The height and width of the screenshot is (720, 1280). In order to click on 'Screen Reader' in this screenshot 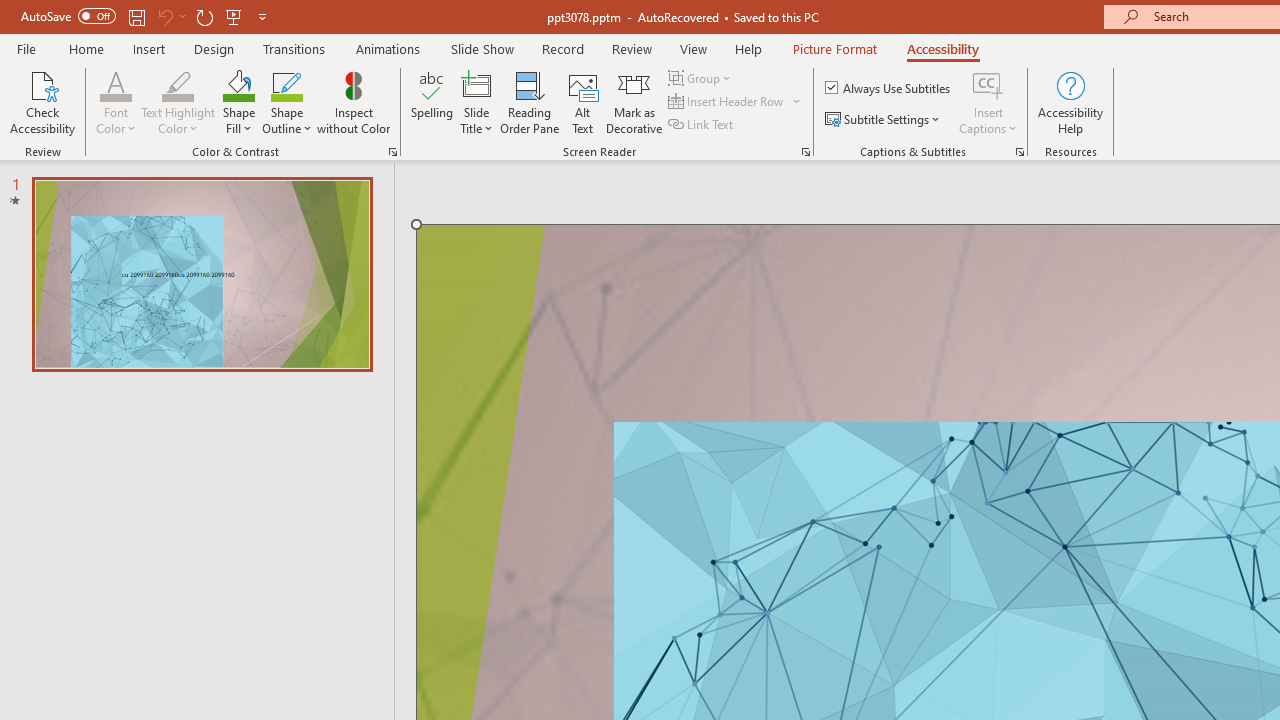, I will do `click(805, 150)`.